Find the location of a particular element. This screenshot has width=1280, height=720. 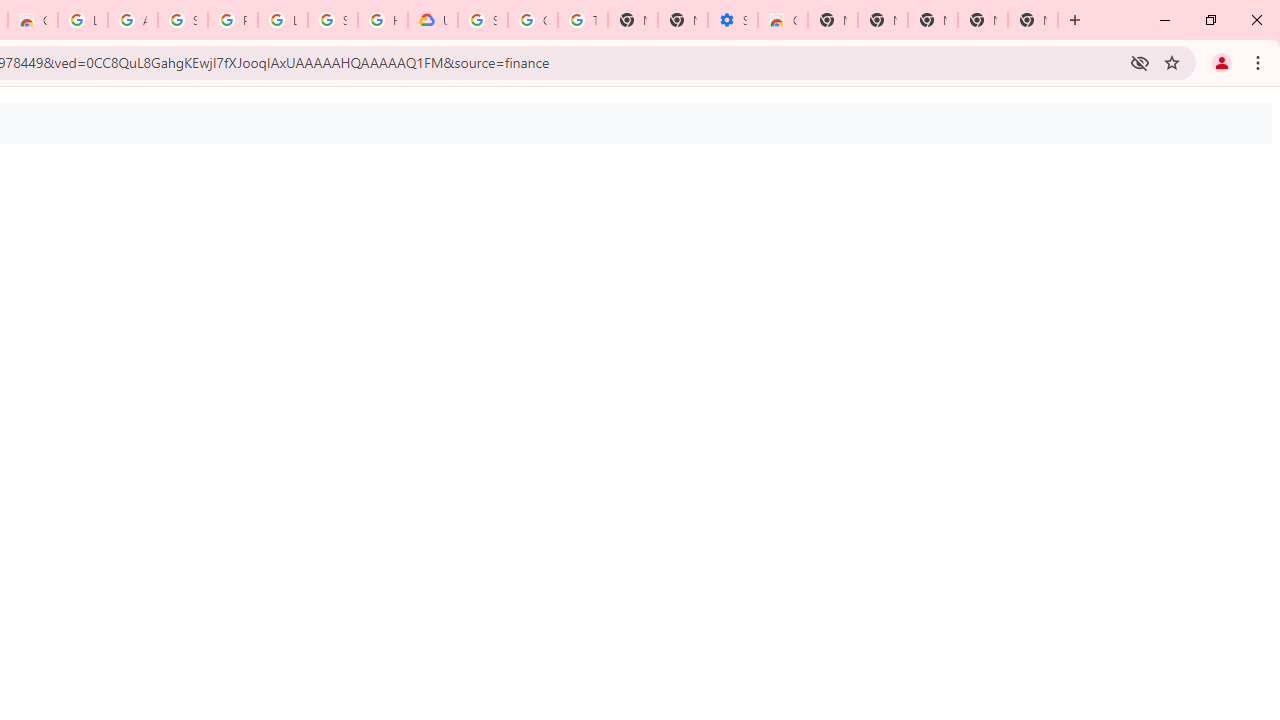

'Sign in - Google Accounts' is located at coordinates (333, 20).